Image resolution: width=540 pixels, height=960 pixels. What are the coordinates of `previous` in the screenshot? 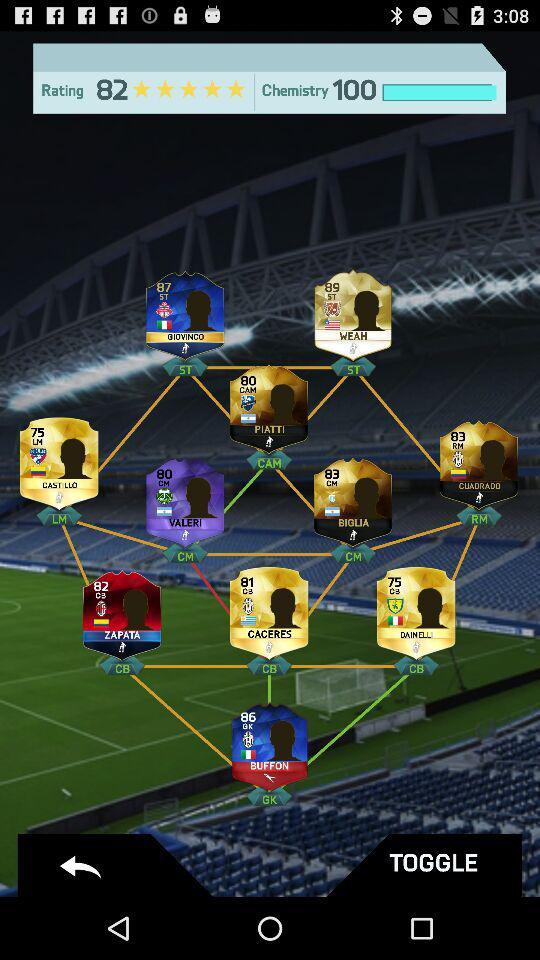 It's located at (118, 864).